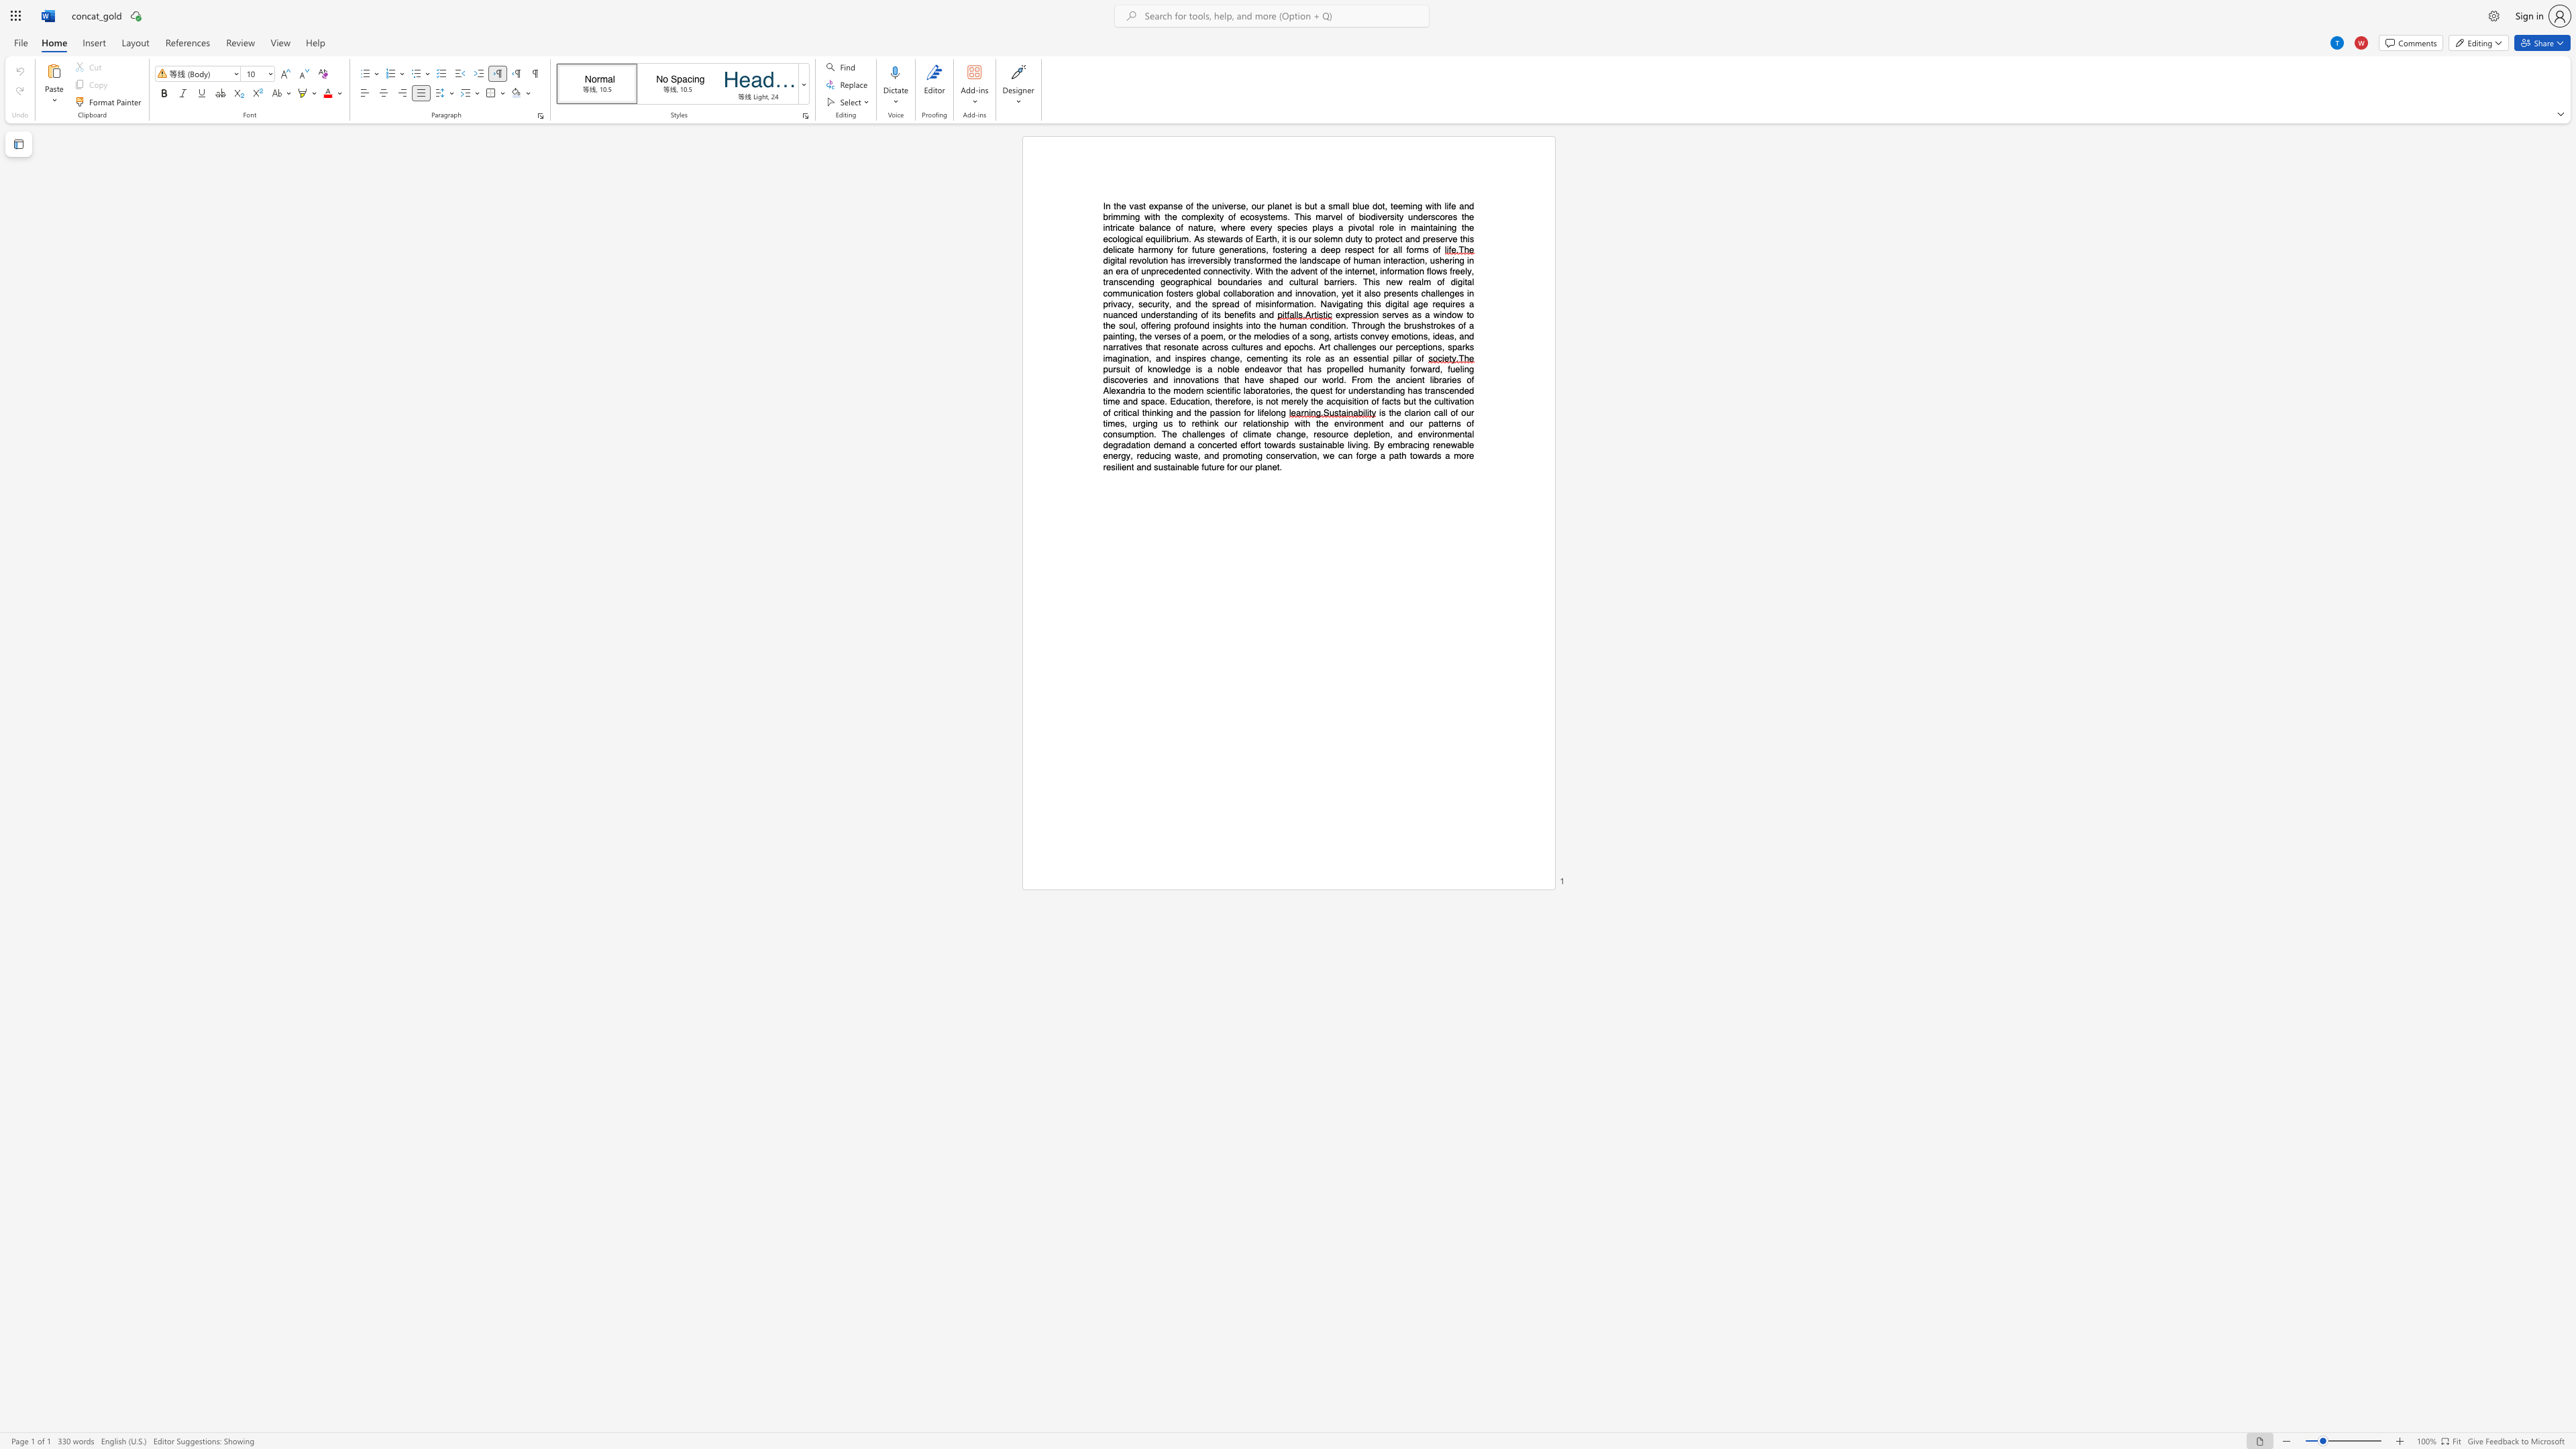  I want to click on the subset text "g profound insights into the human c" within the text "expression serves as a window to the soul, offering profound insights into the human condition. Through the brushstrokes of a painting, the verses of a poem, or the melodies of a song, artists convey emotions, ideas, and narratives that resonate across cultures and epochs. Art challenges our", so click(1164, 324).